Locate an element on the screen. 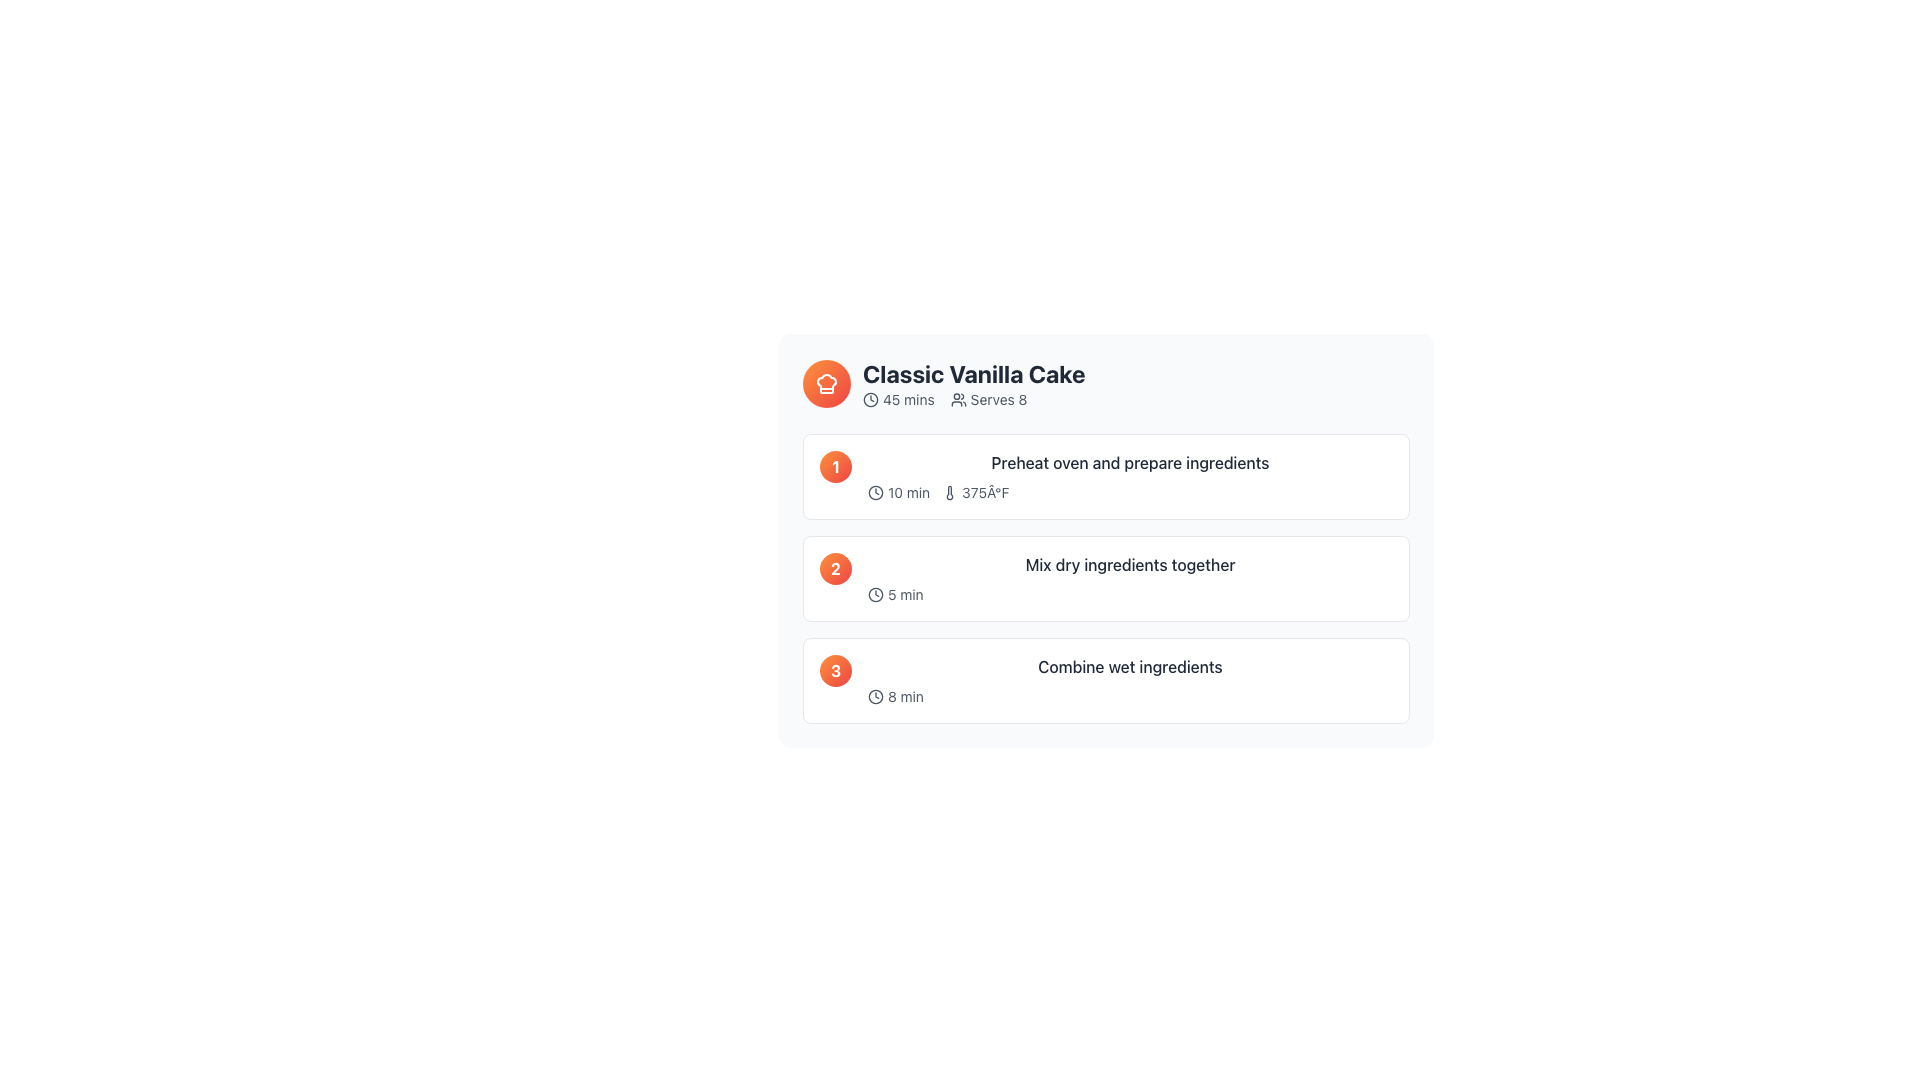 Image resolution: width=1920 pixels, height=1080 pixels. the List item labeled as Step 3, which contains the number '3' in a gradient orange circle and the text 'Combine wet ingredients' is located at coordinates (1105, 680).